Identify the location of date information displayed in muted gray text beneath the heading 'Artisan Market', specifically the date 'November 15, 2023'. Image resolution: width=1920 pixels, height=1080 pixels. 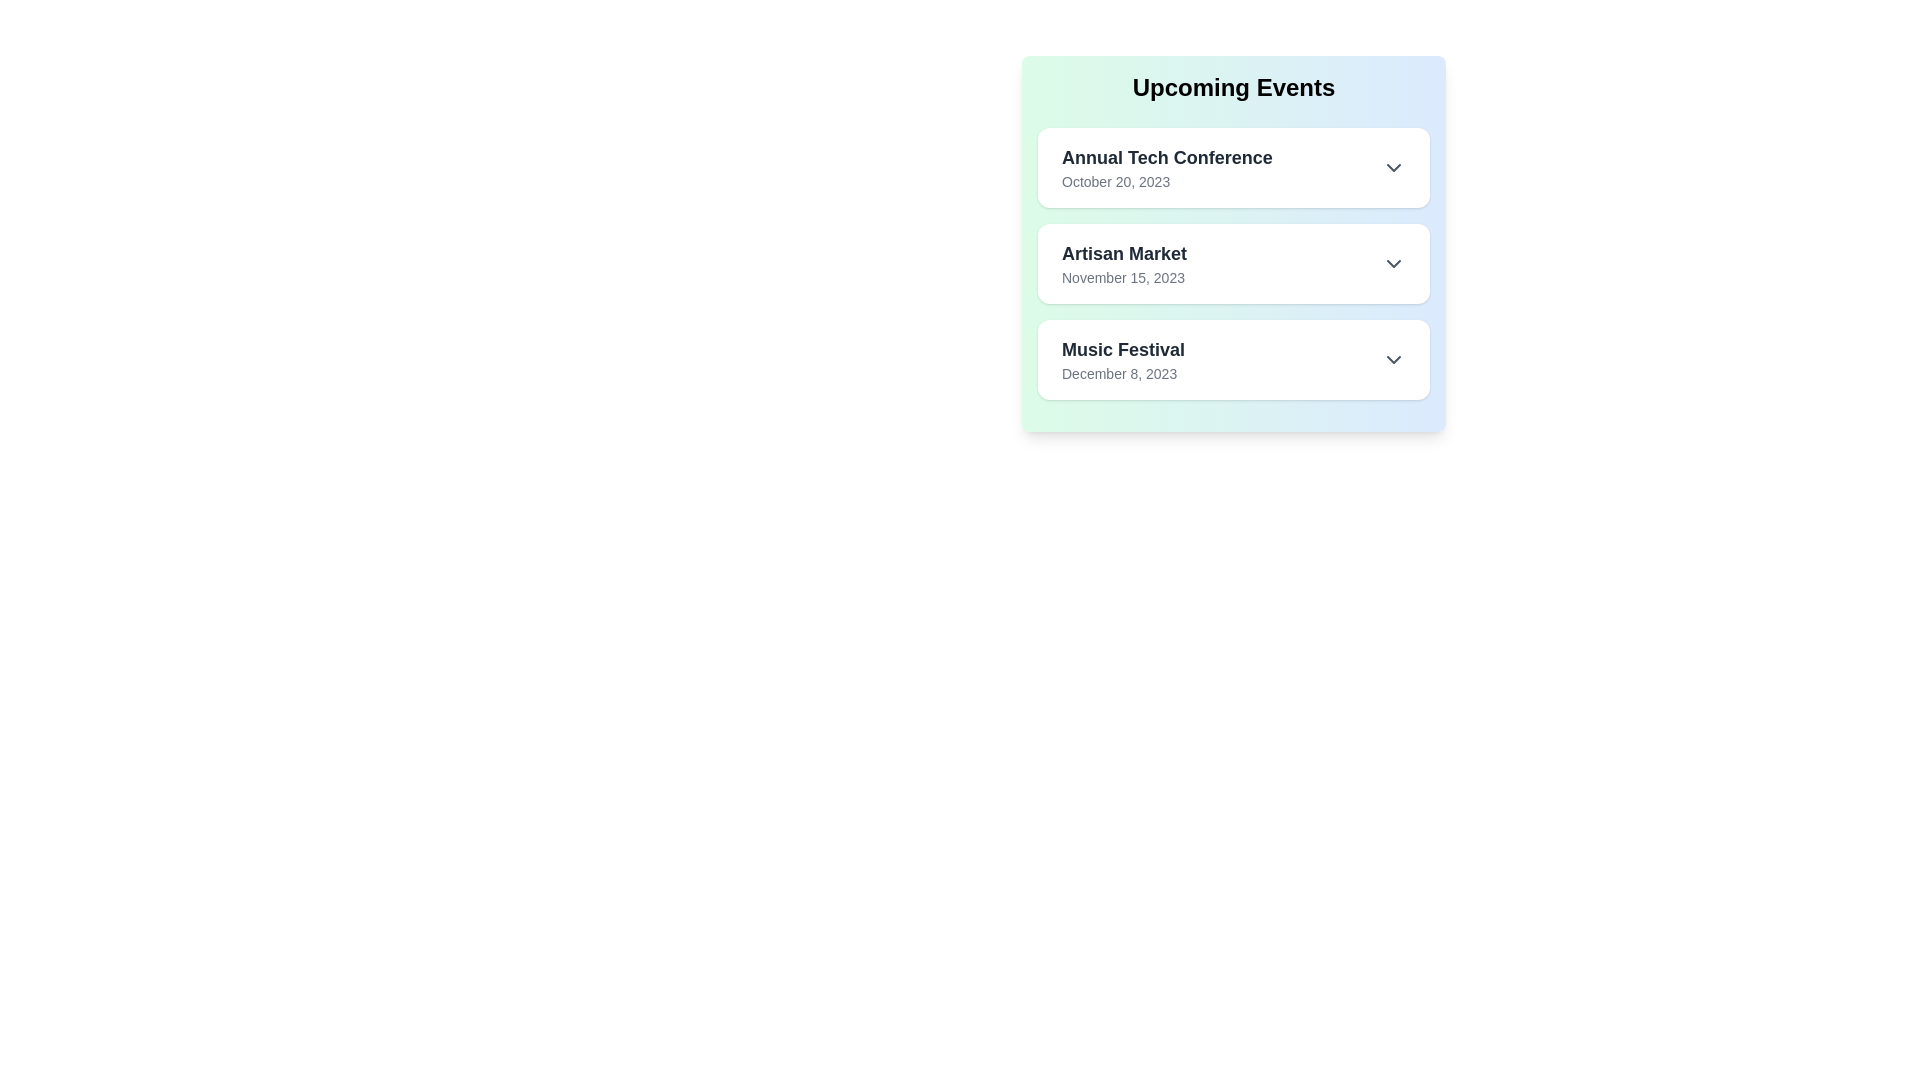
(1124, 277).